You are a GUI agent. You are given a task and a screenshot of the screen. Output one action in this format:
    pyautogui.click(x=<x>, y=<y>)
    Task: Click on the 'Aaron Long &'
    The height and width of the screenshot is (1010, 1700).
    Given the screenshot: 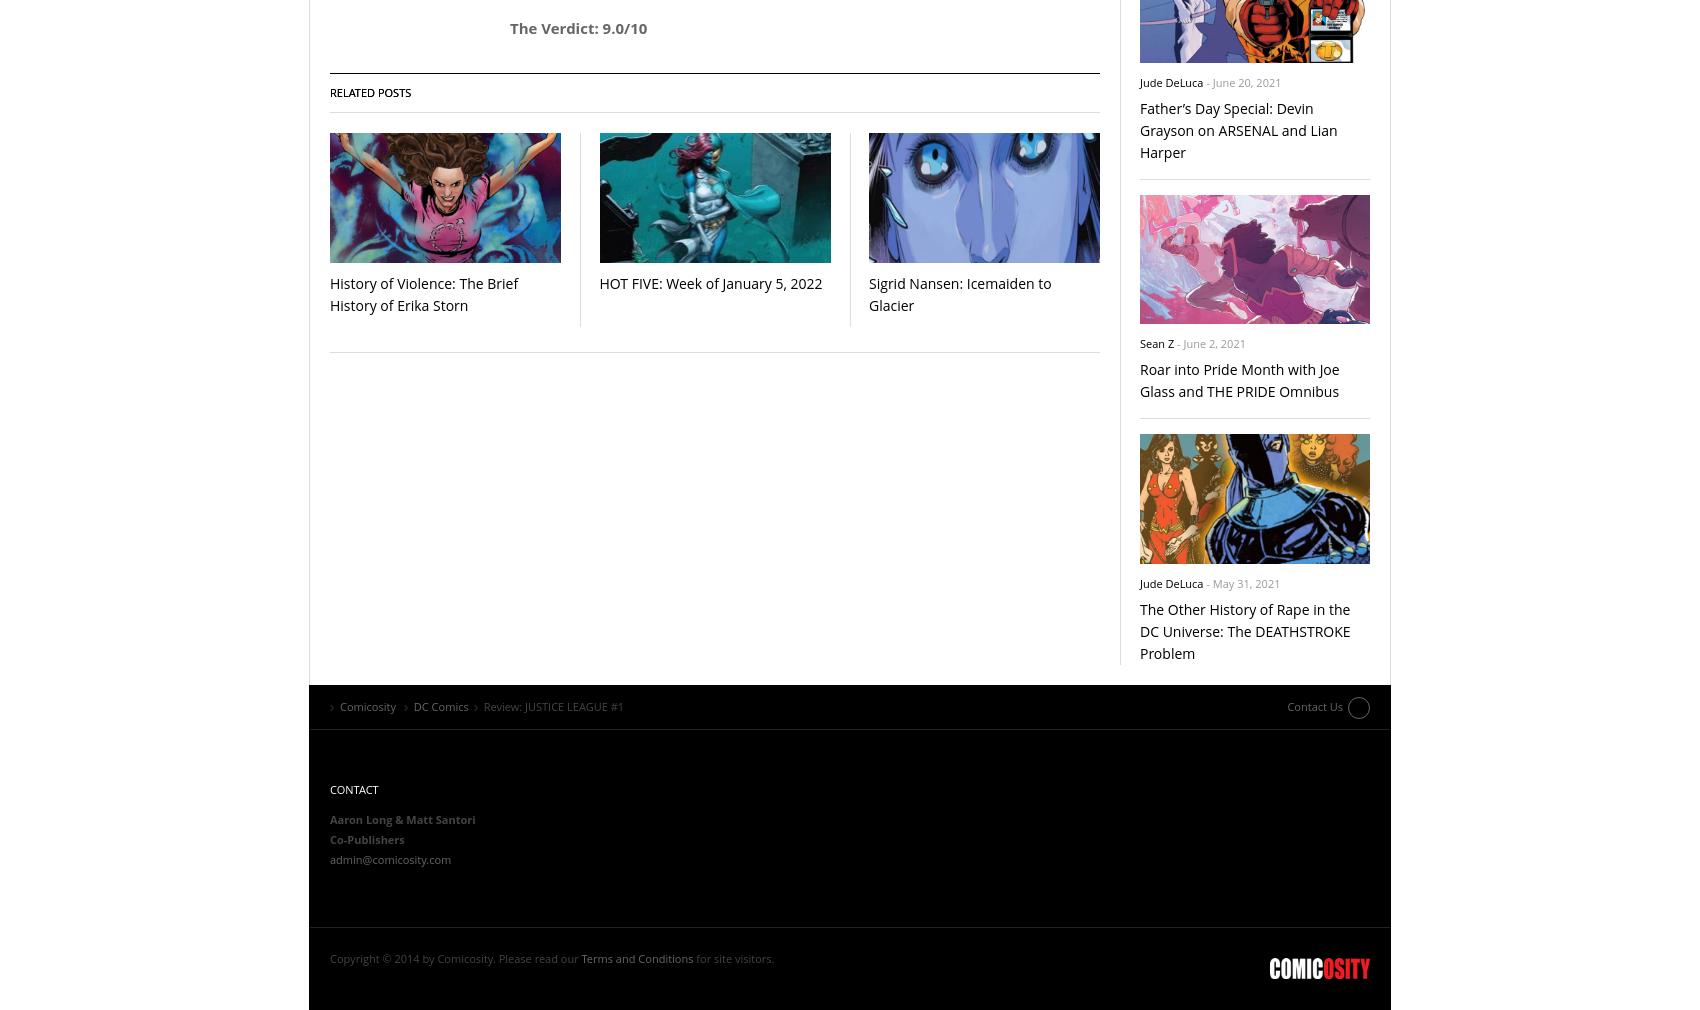 What is the action you would take?
    pyautogui.click(x=367, y=818)
    